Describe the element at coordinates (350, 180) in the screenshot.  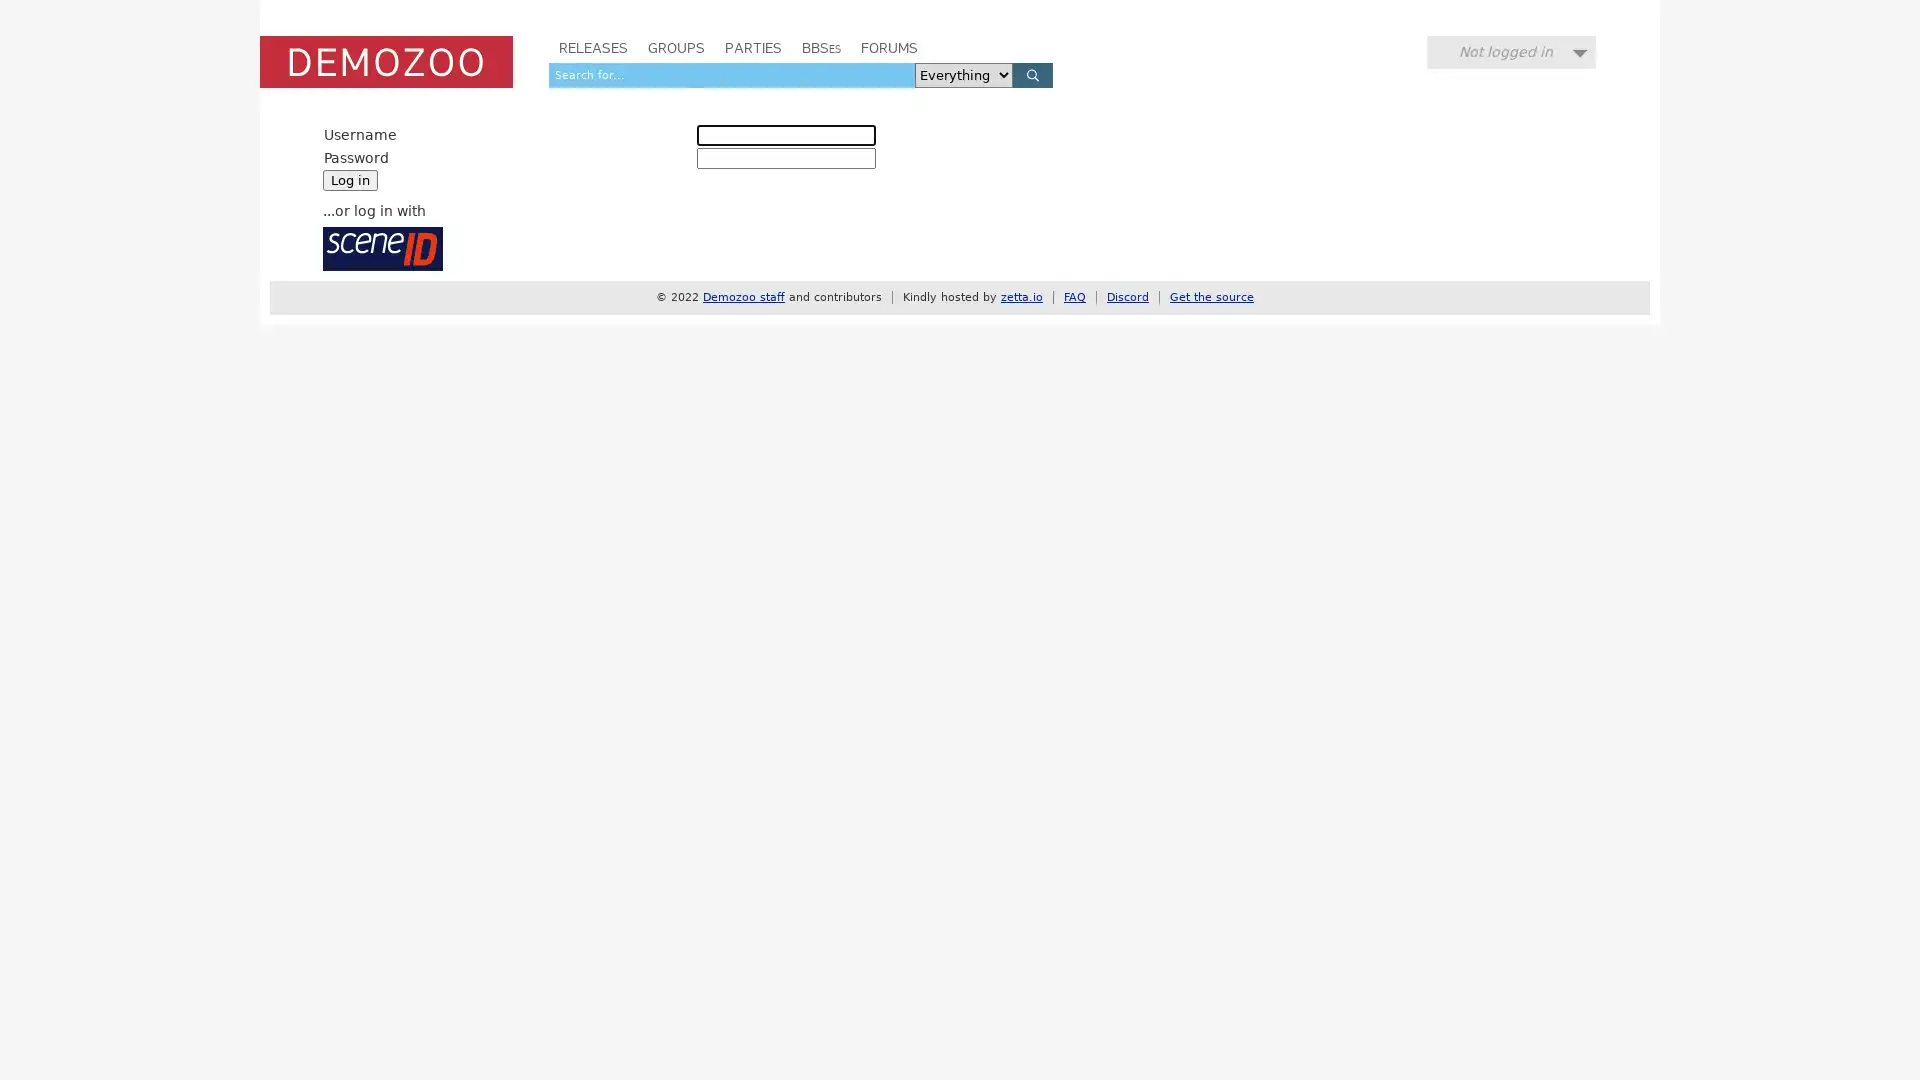
I see `Log in` at that location.